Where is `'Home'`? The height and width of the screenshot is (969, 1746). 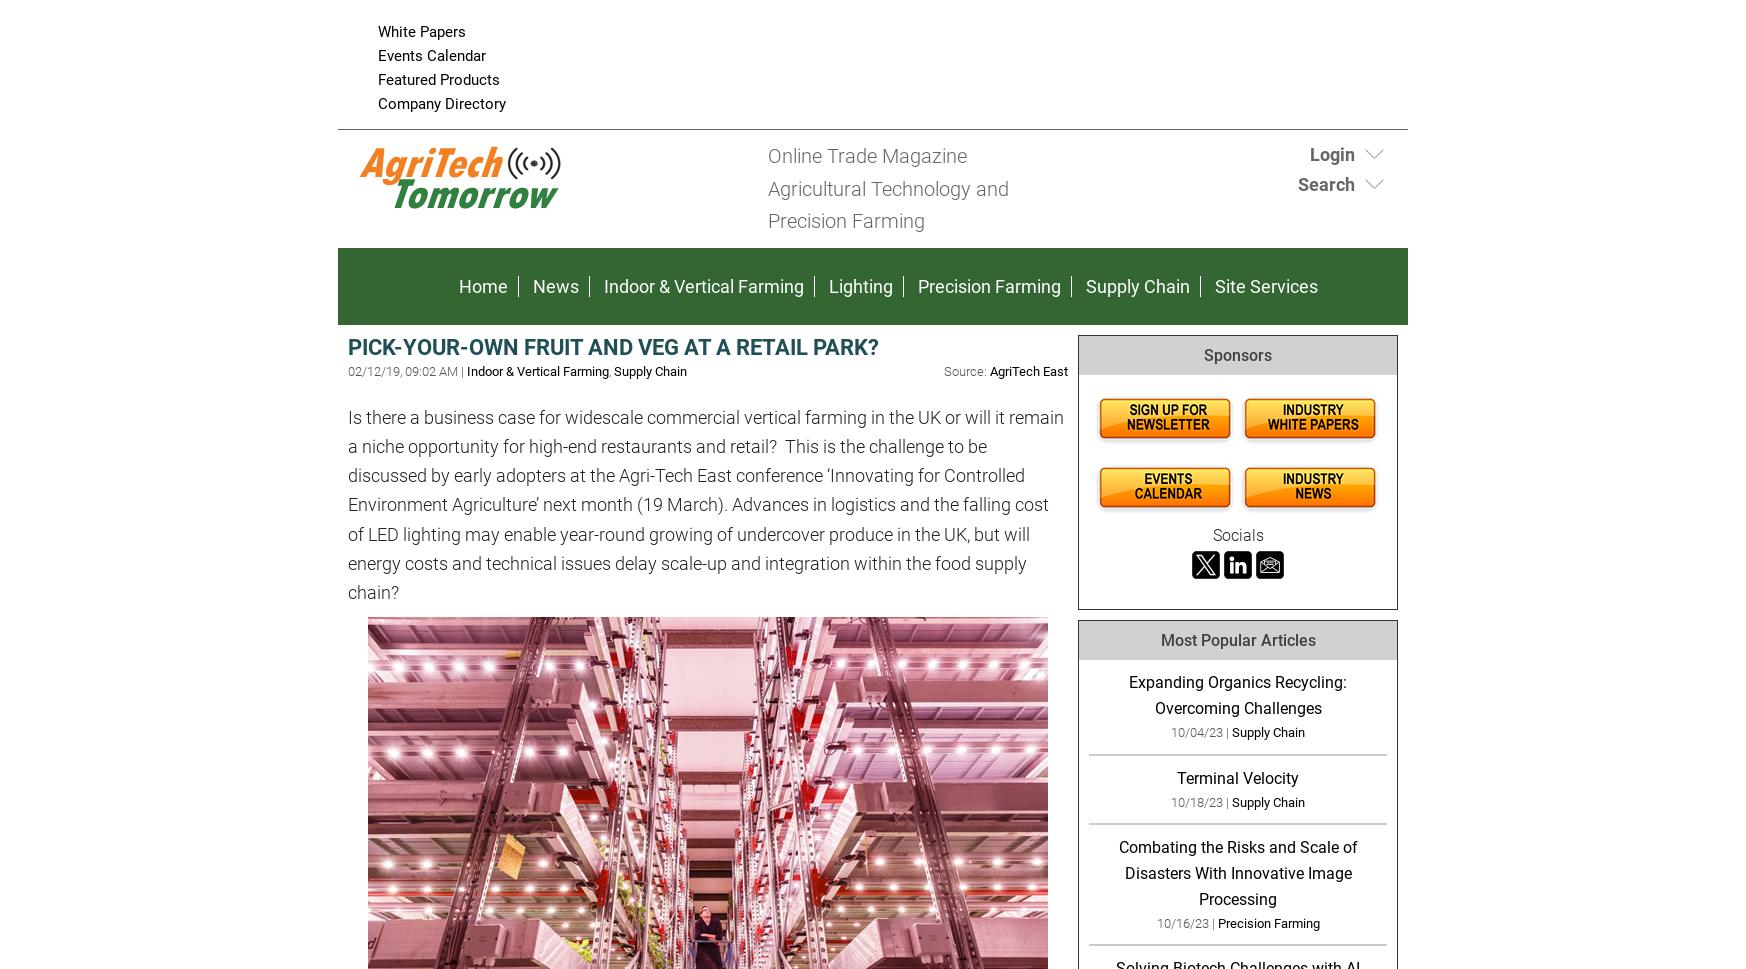
'Home' is located at coordinates (482, 285).